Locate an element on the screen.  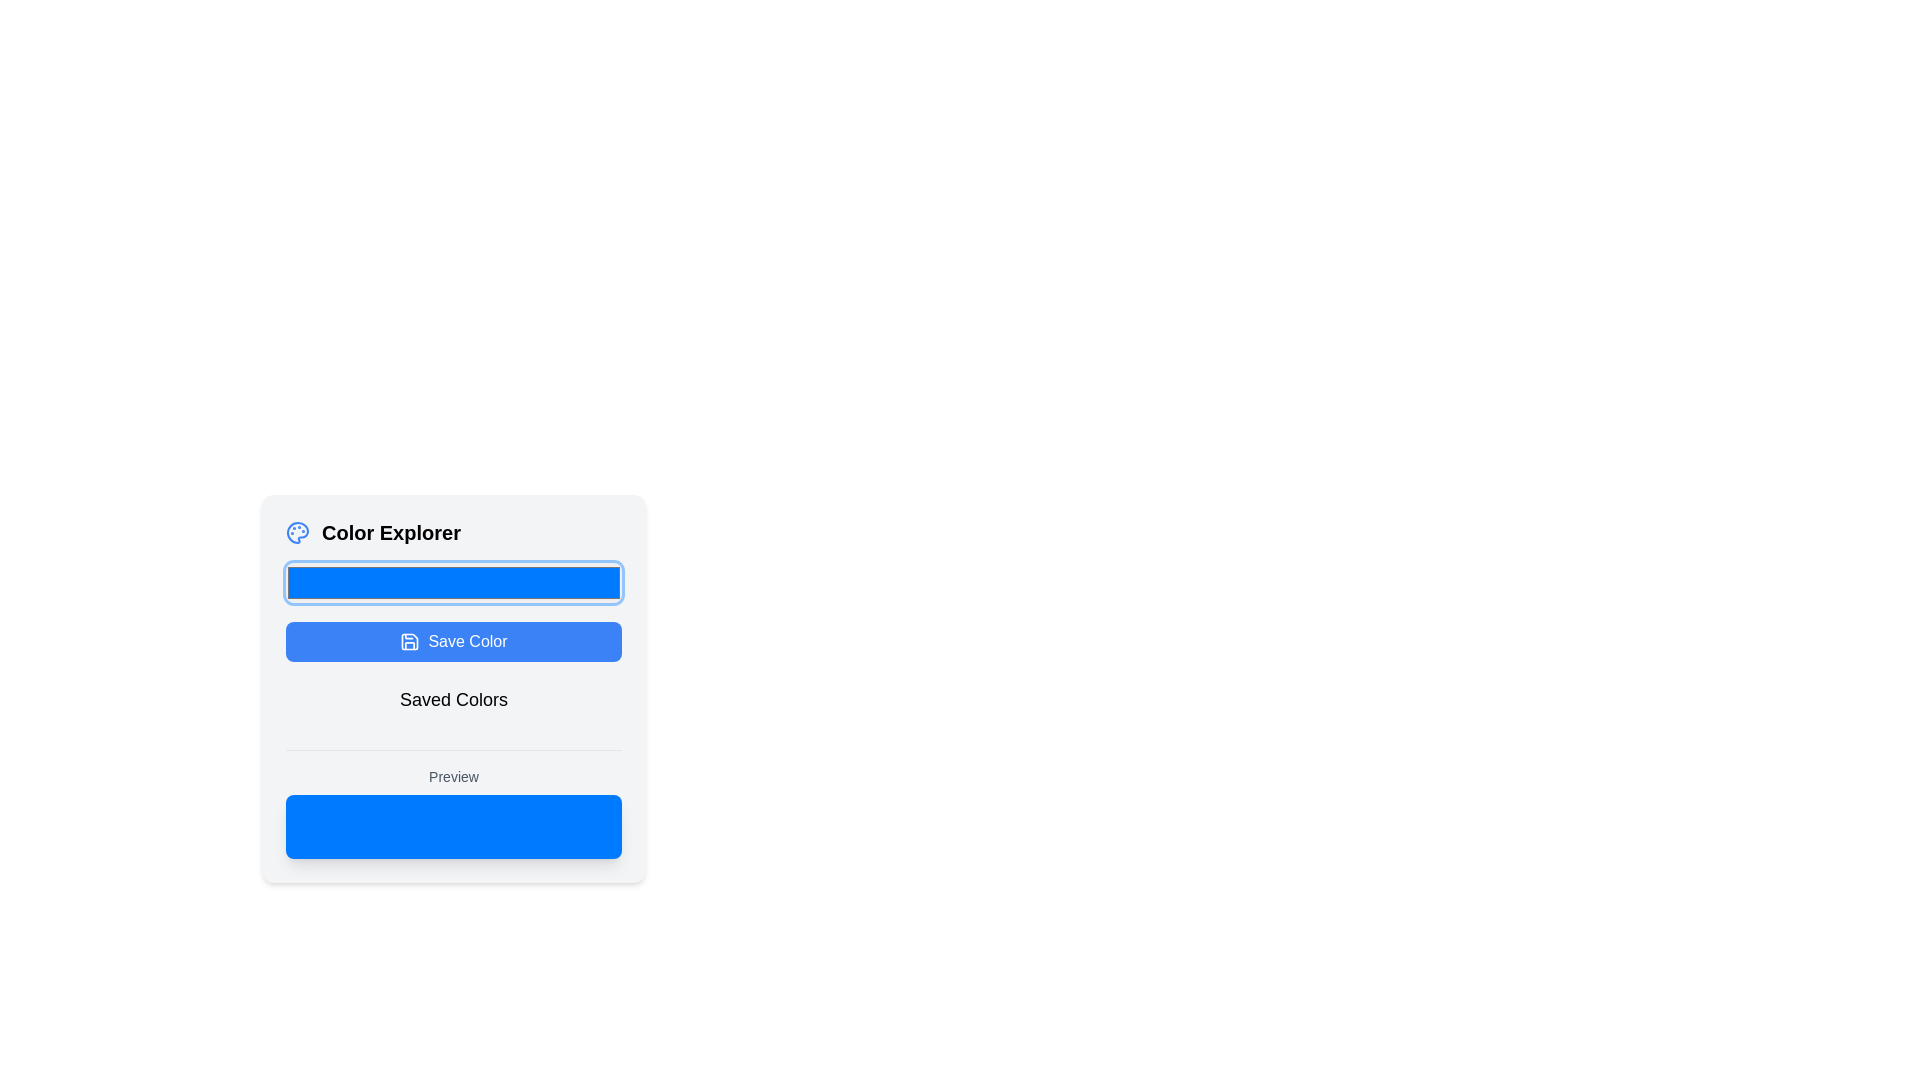
the 'Color Explorer' text label element, which is prominently displayed in bold font above a rectangular input field is located at coordinates (391, 531).